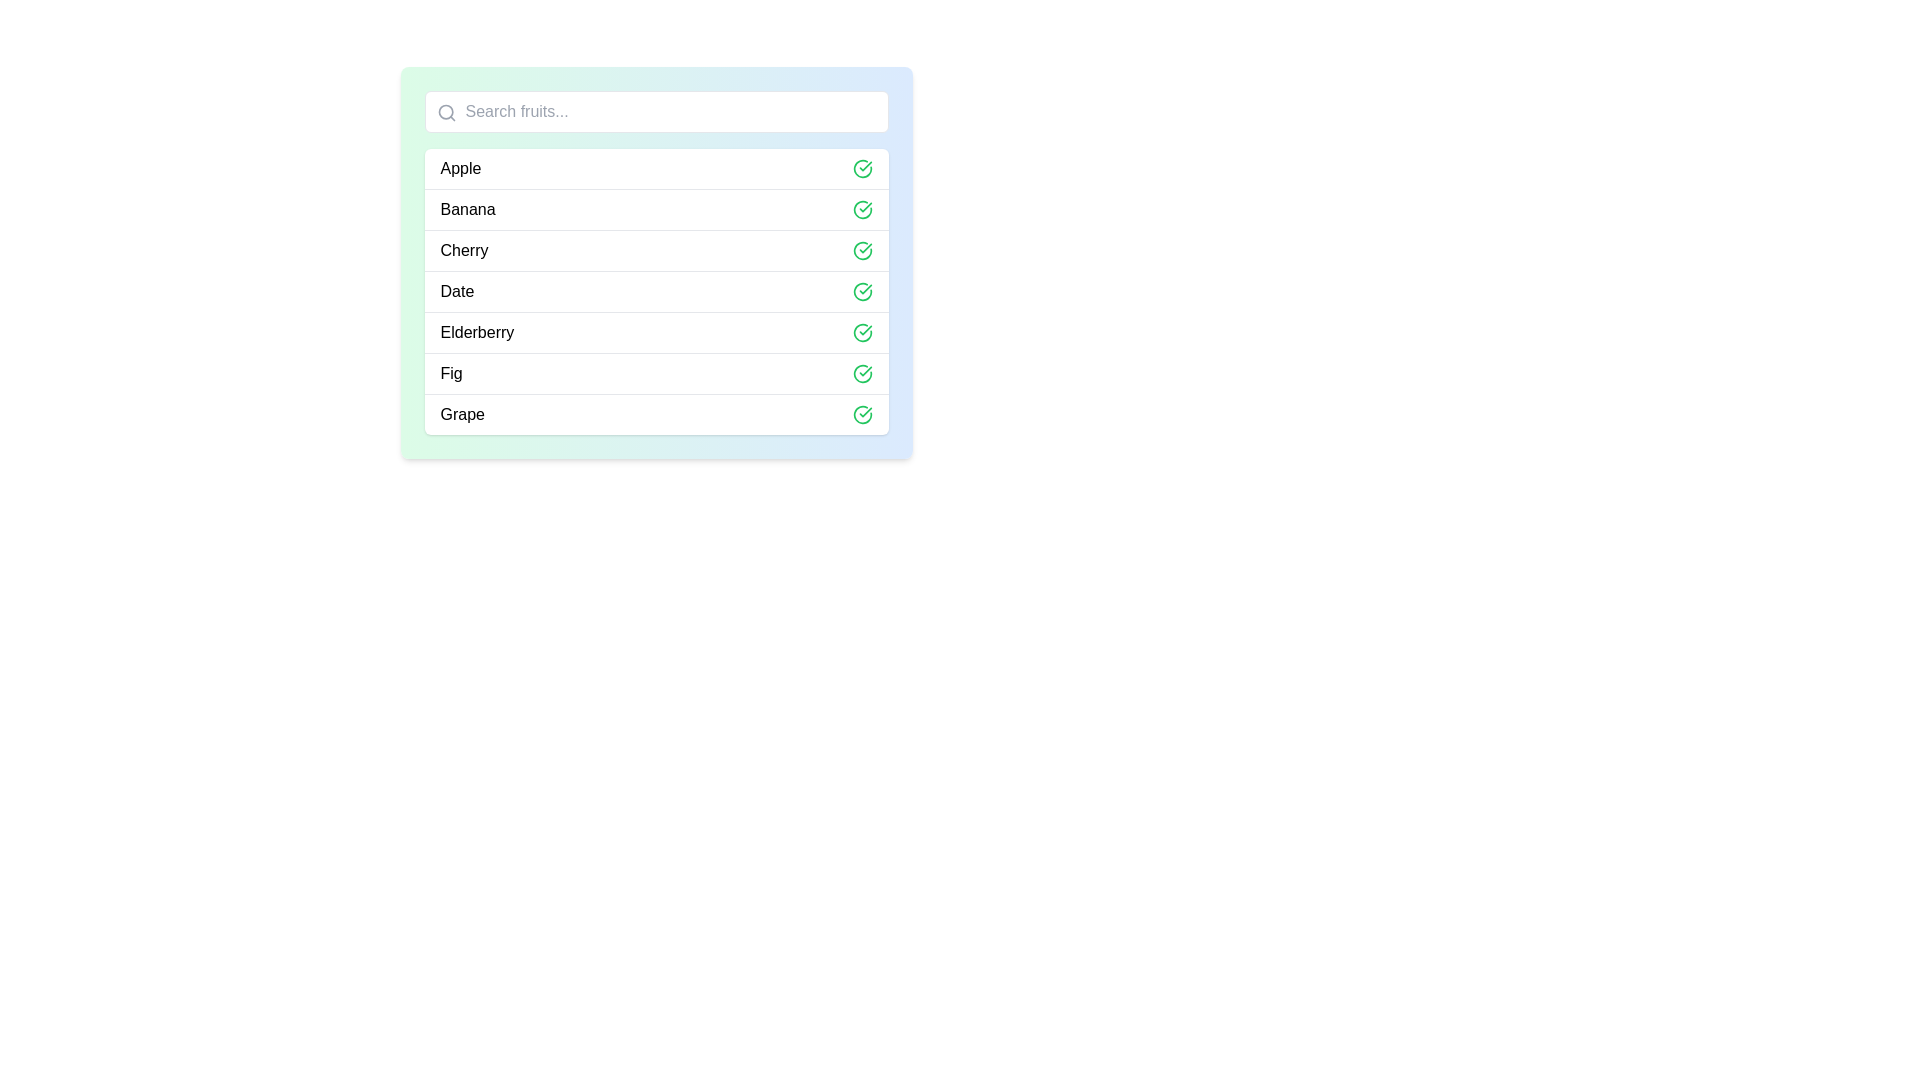  What do you see at coordinates (862, 292) in the screenshot?
I see `the green circular icon with a checkmark inside, located in the rightmost segment of the 'Date' row` at bounding box center [862, 292].